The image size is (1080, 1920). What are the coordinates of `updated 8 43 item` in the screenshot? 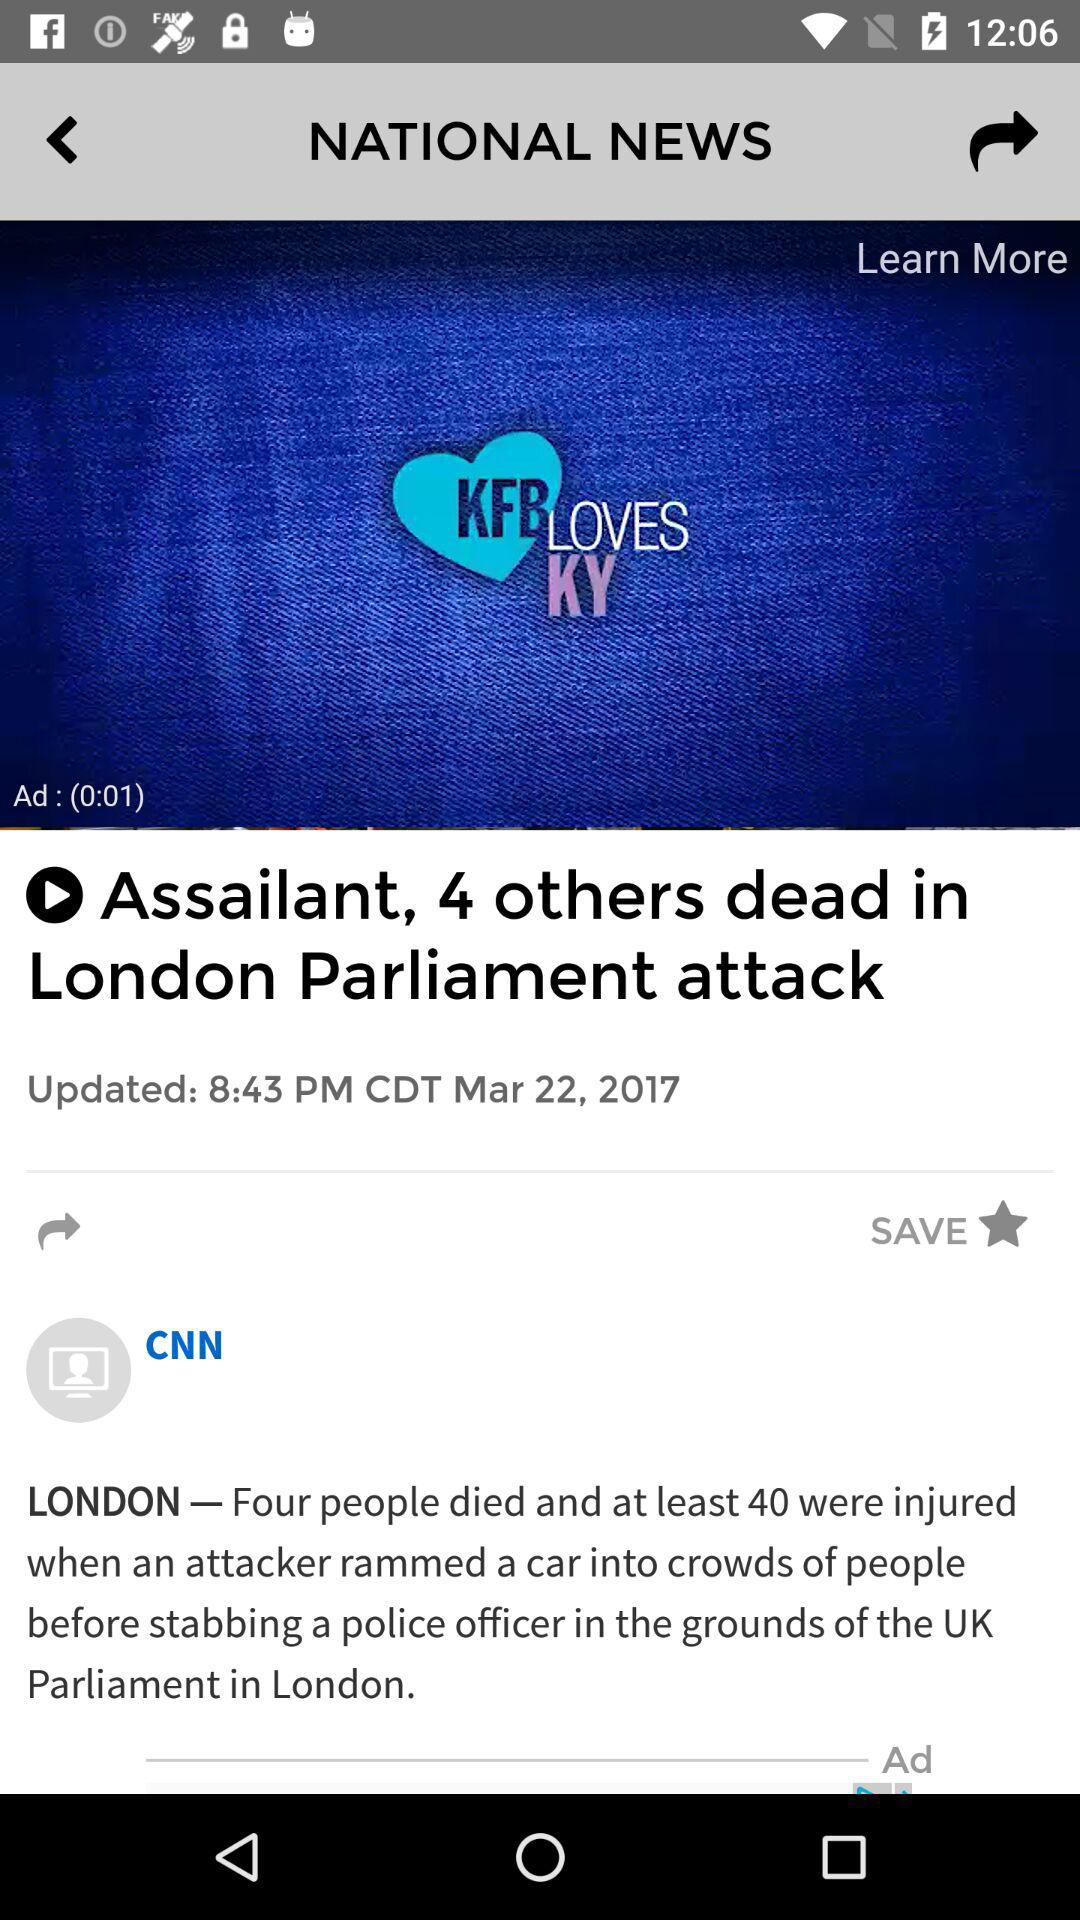 It's located at (540, 1089).